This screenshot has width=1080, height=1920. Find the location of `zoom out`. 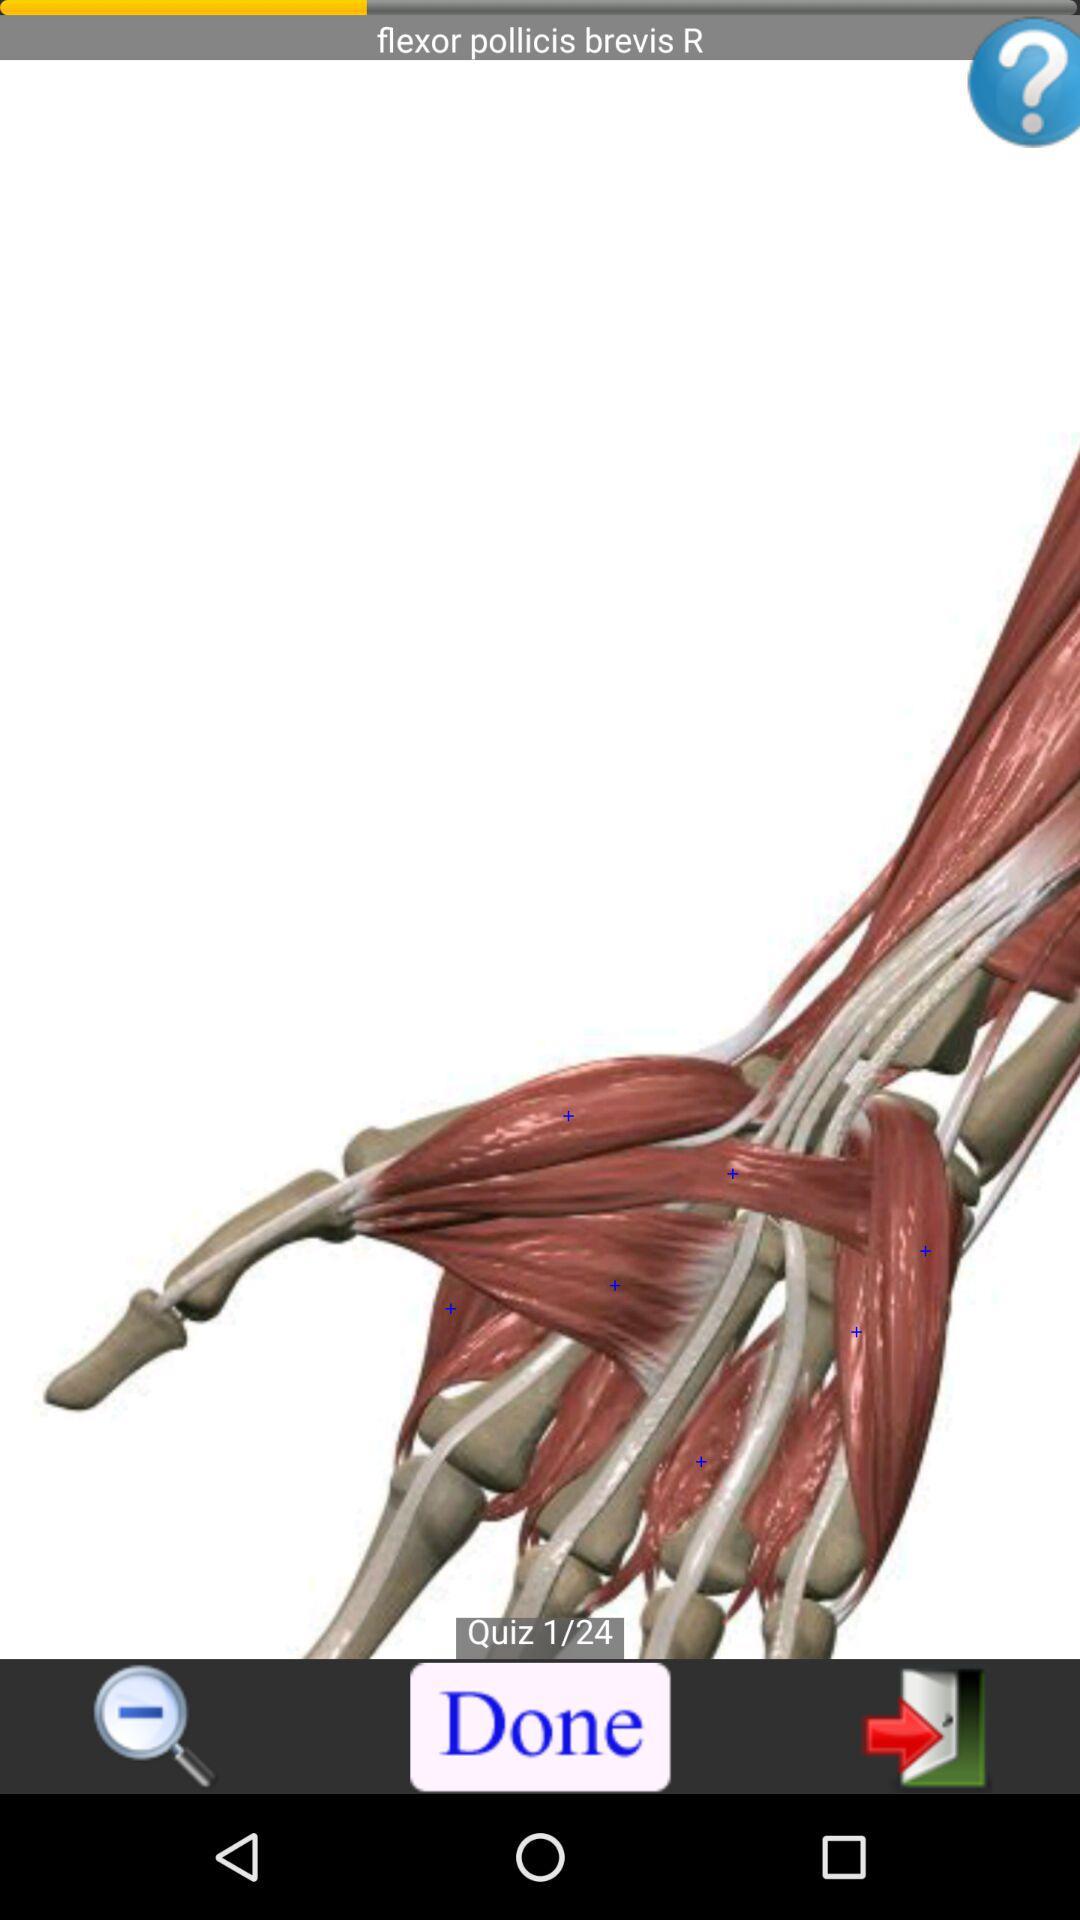

zoom out is located at coordinates (156, 1727).